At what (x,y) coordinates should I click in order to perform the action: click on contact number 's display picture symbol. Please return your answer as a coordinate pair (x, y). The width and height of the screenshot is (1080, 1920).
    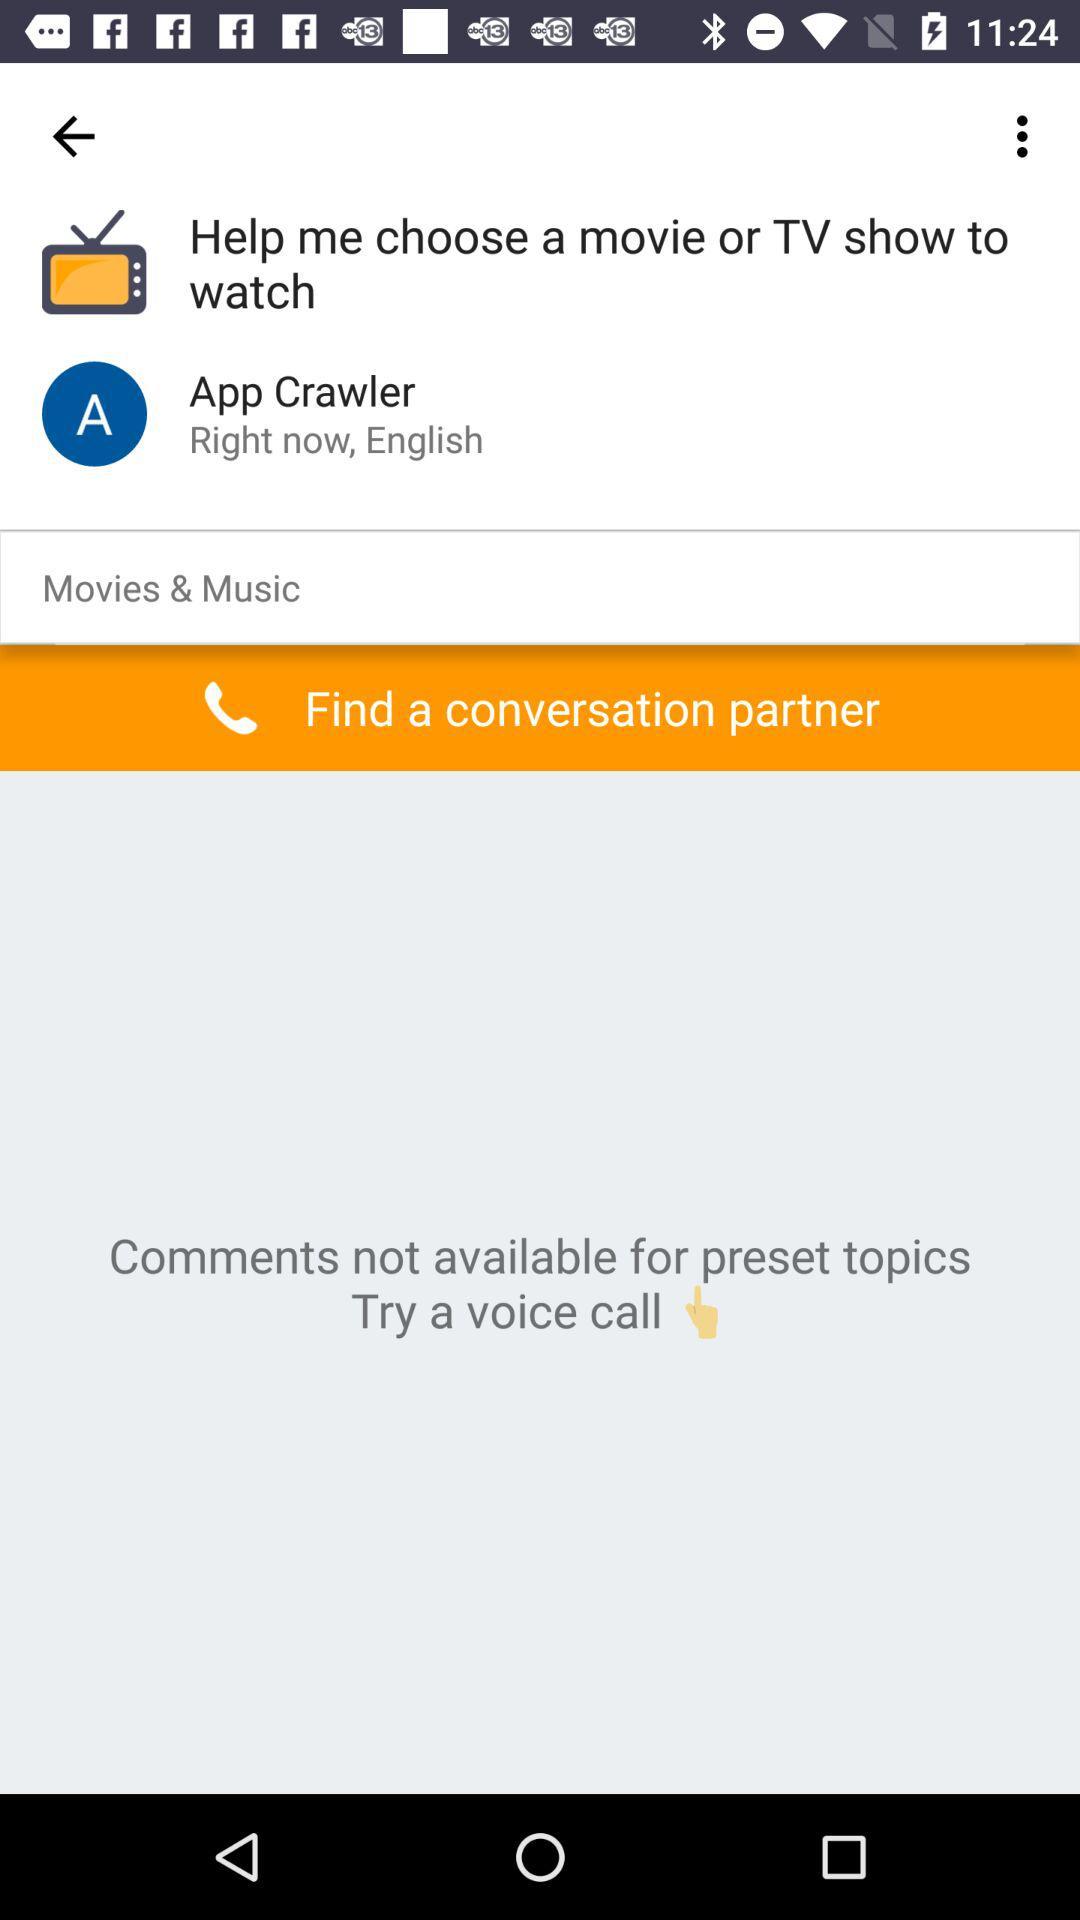
    Looking at the image, I should click on (94, 412).